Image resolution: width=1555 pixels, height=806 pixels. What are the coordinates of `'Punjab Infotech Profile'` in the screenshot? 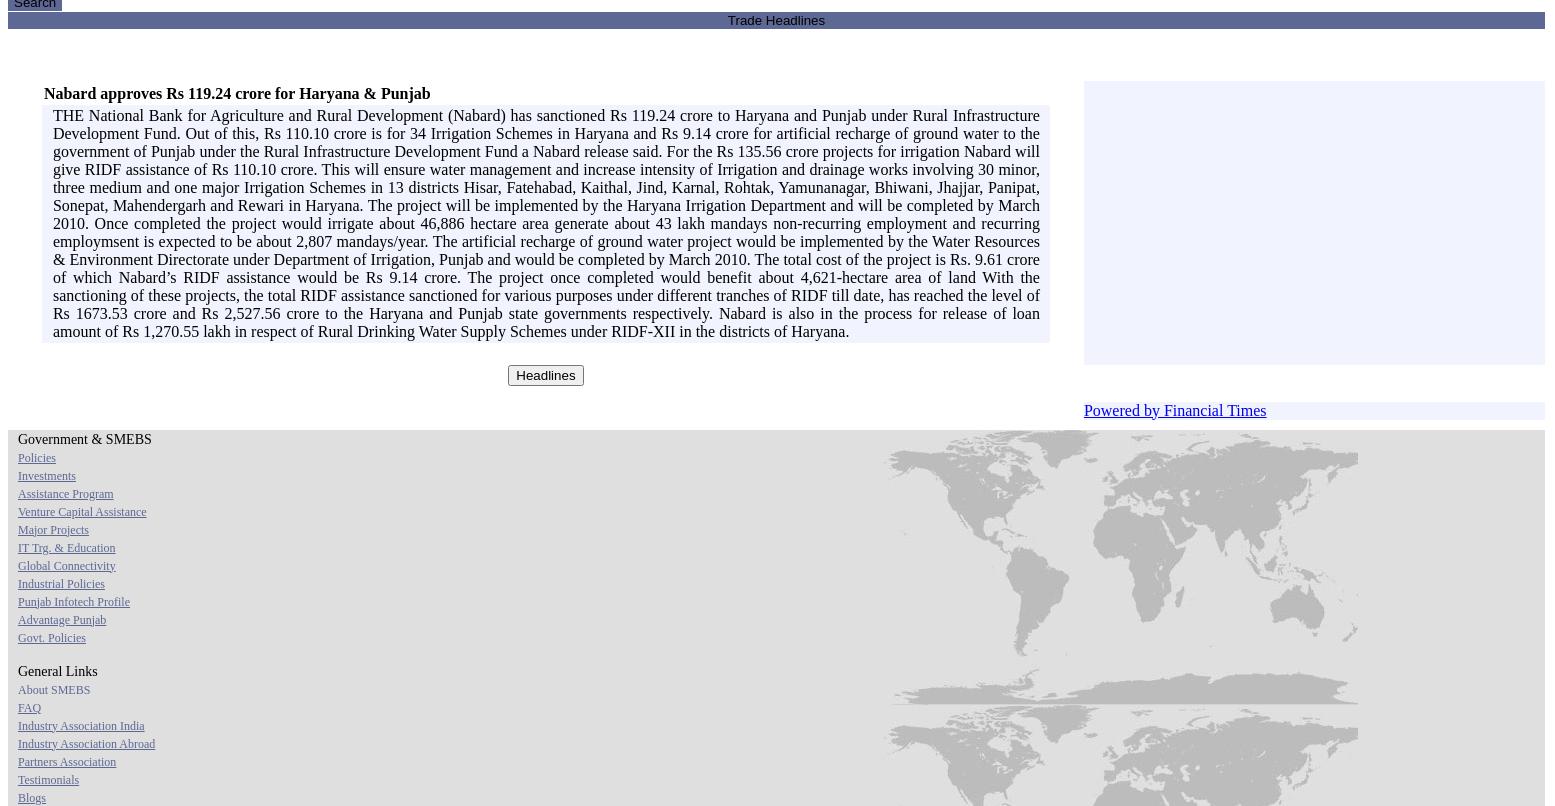 It's located at (72, 601).